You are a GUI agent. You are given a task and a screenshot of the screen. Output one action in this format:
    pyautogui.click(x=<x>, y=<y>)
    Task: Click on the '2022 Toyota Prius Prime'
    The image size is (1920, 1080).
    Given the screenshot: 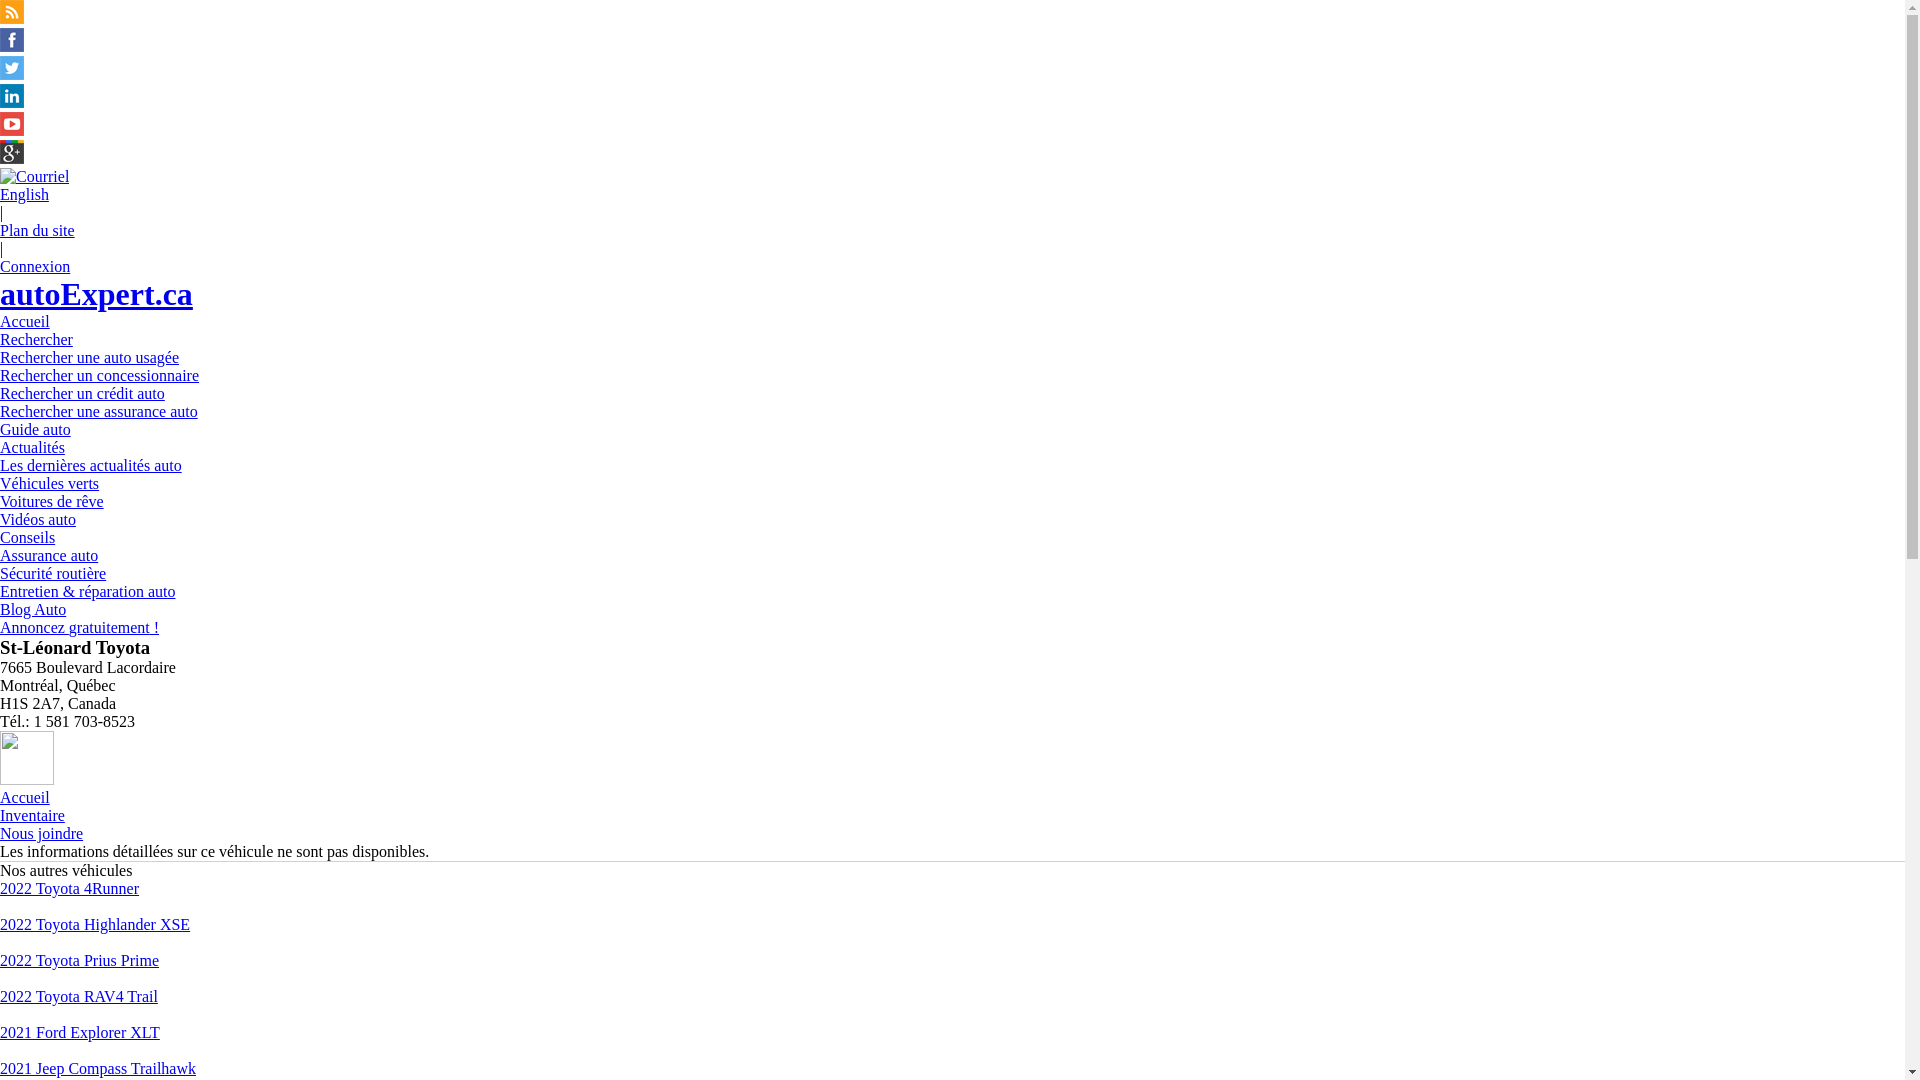 What is the action you would take?
    pyautogui.click(x=79, y=959)
    